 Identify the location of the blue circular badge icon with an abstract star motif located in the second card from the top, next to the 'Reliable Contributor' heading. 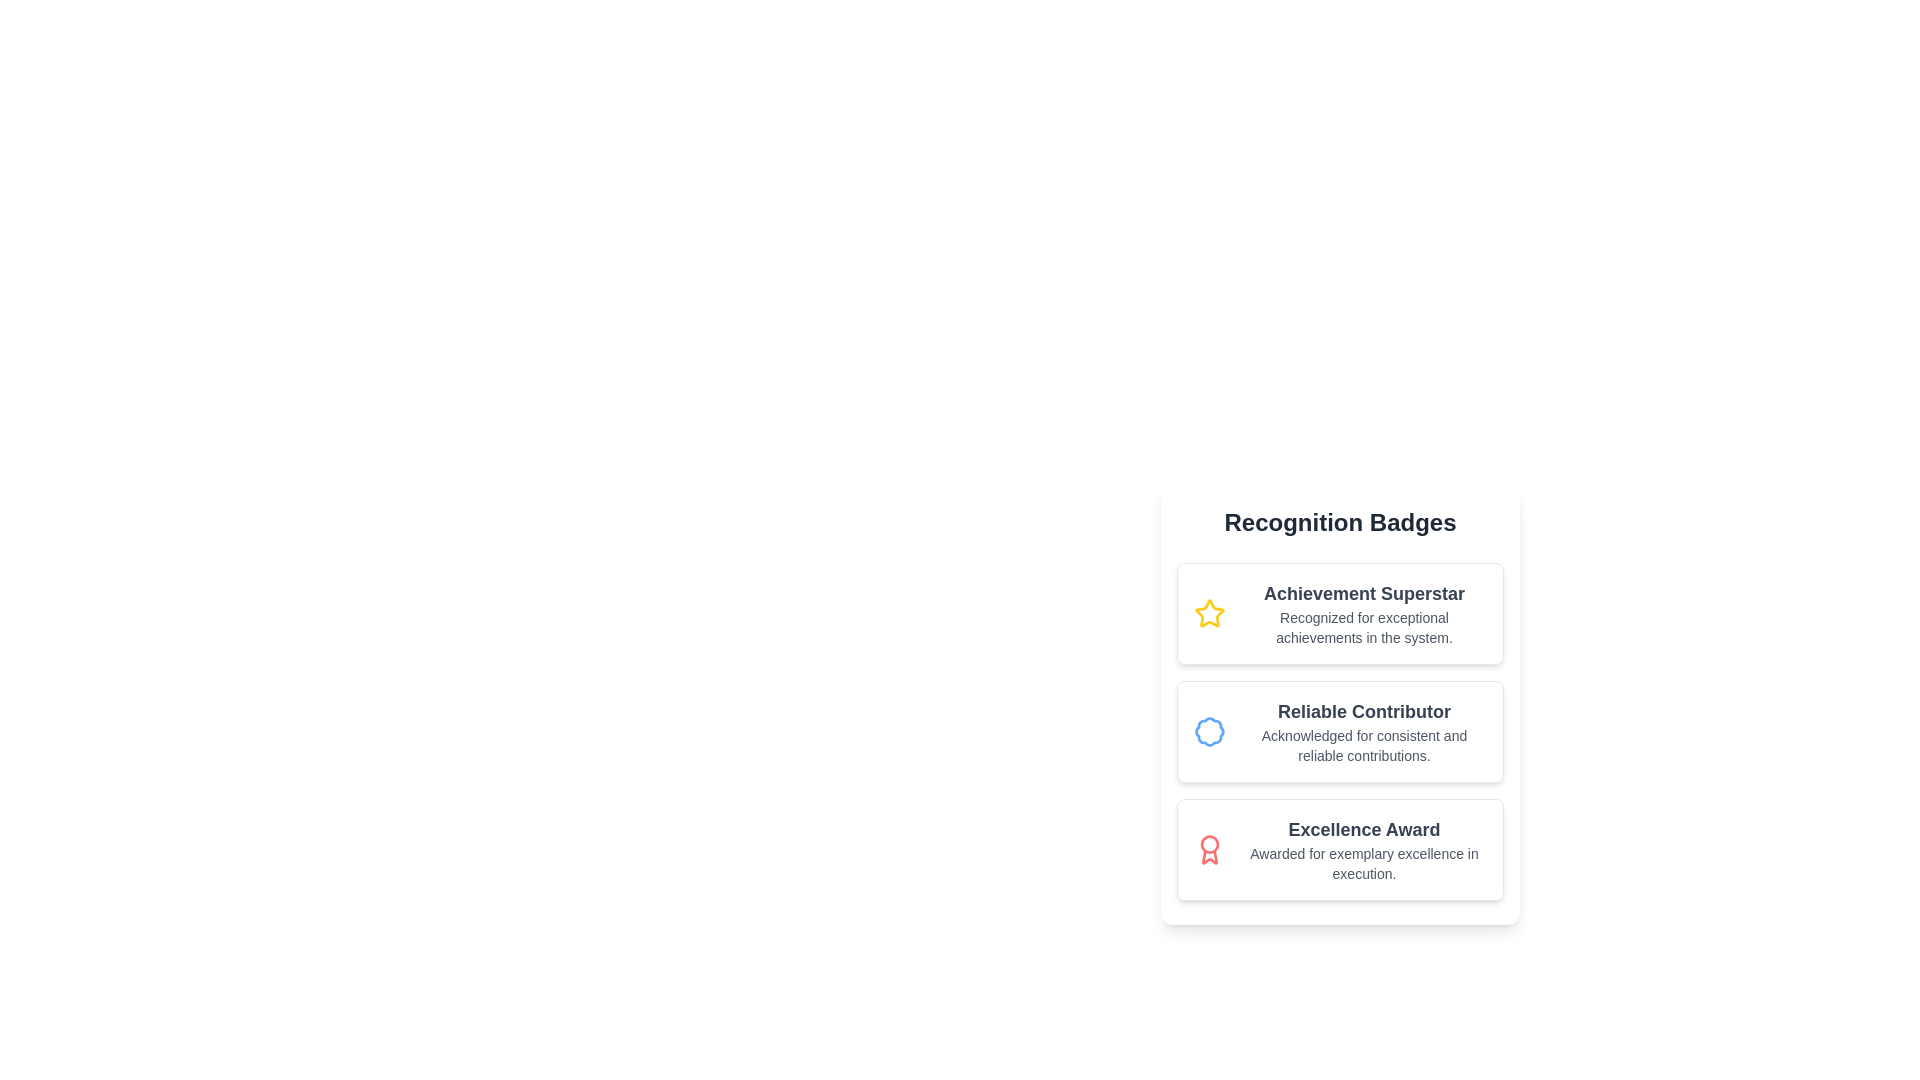
(1217, 732).